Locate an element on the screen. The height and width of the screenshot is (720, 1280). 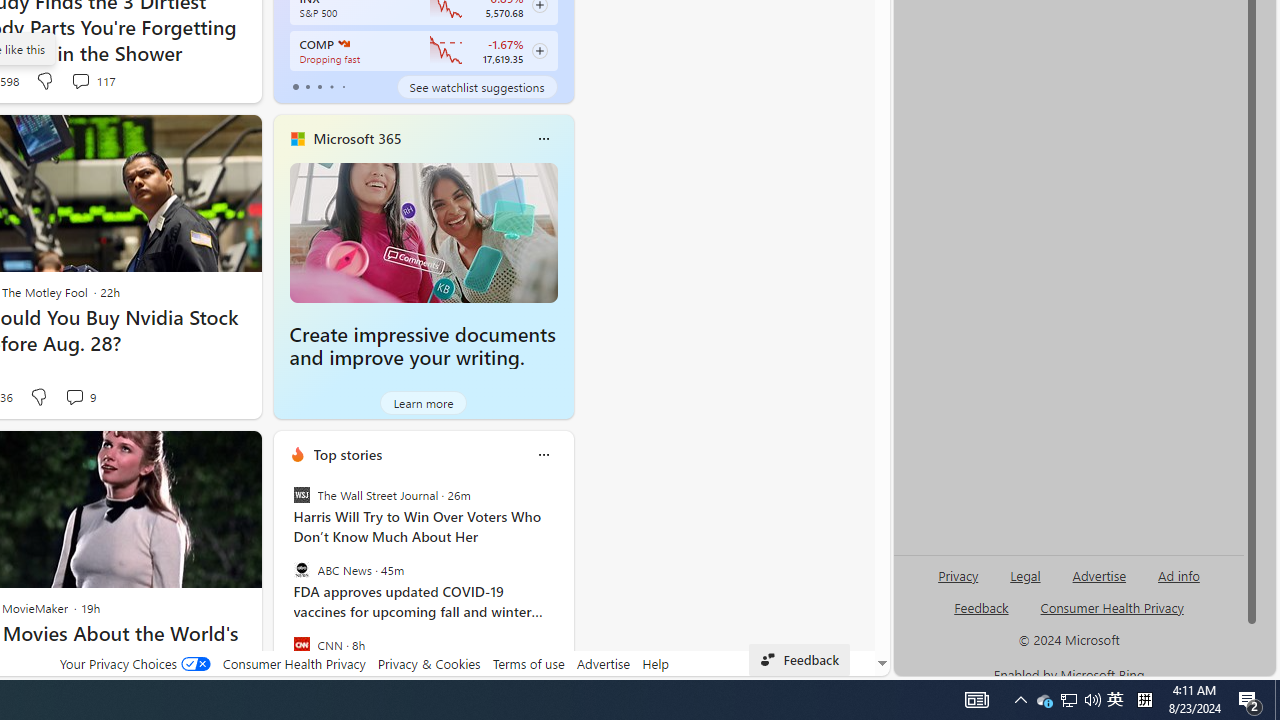
'Create impressive documents and improve your writing.' is located at coordinates (422, 231).